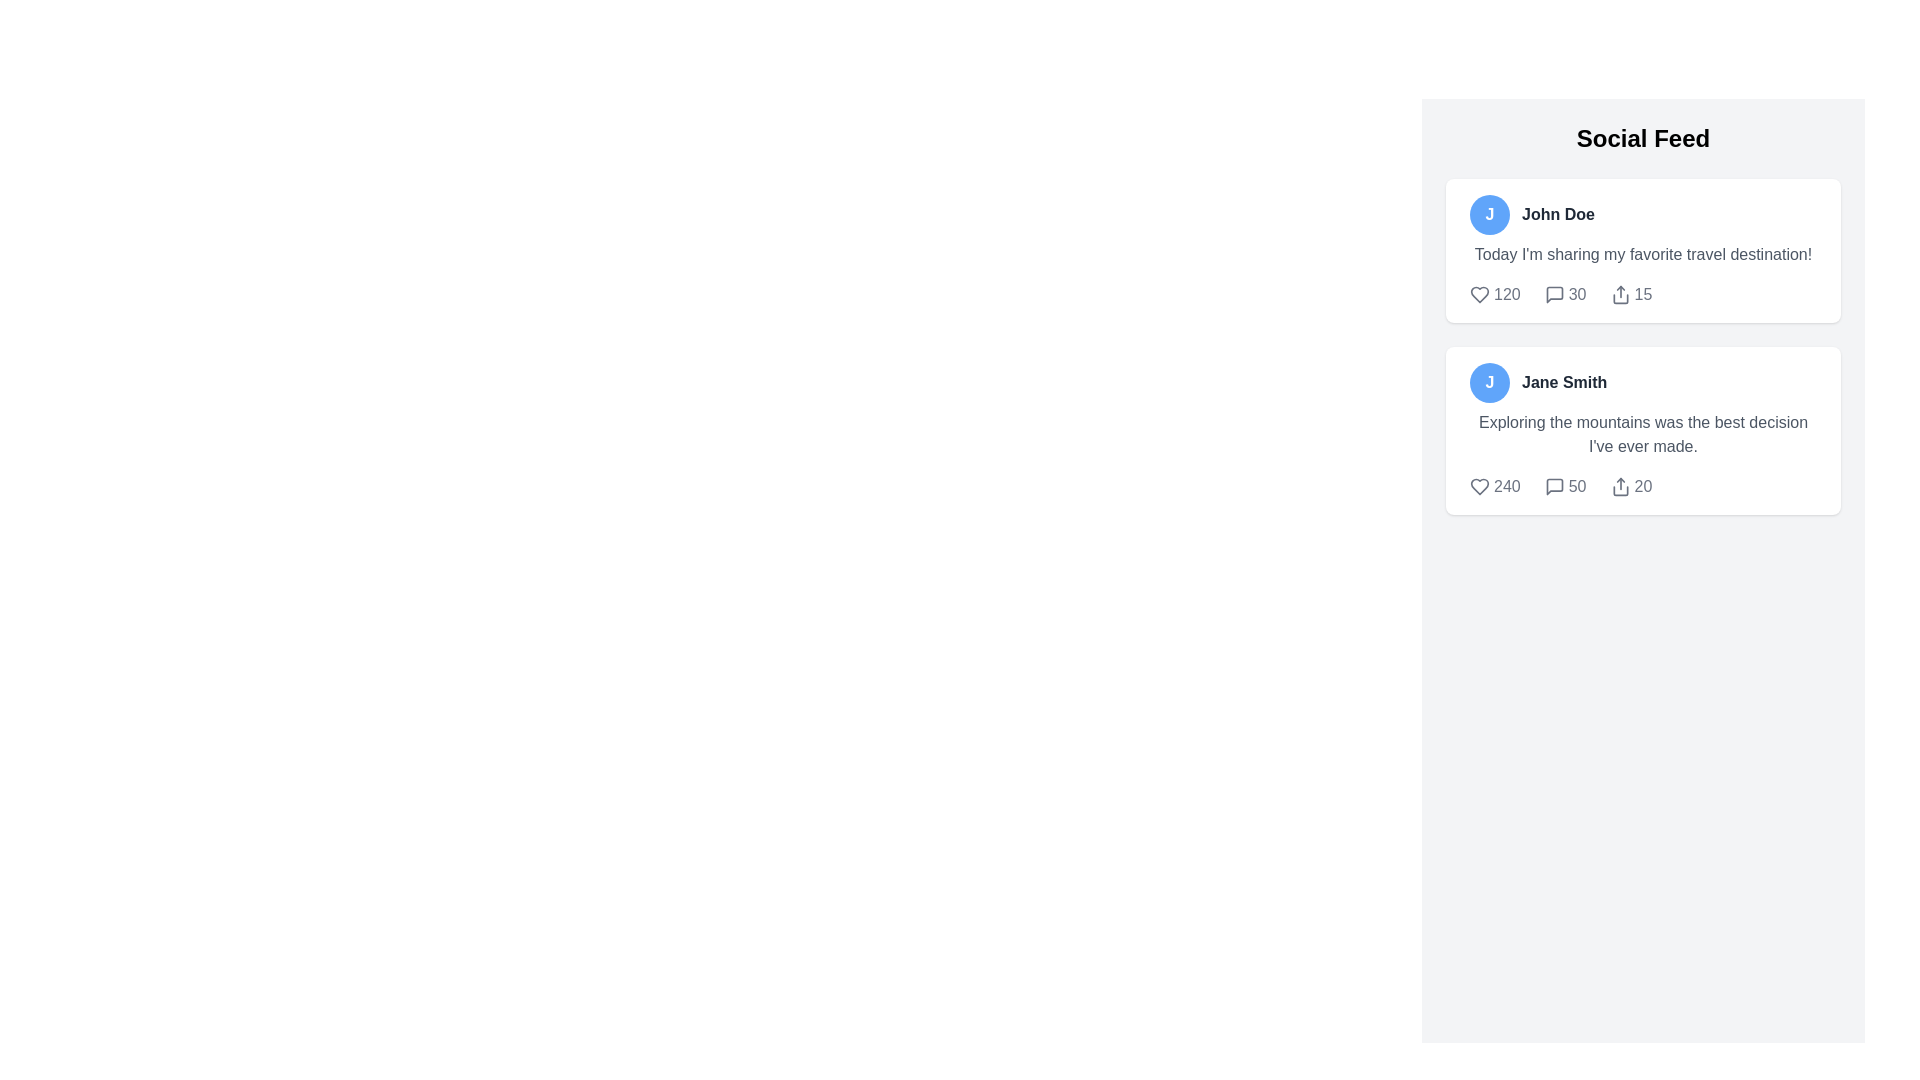 This screenshot has height=1080, width=1920. What do you see at coordinates (1631, 486) in the screenshot?
I see `the numeric indicator displaying '20' which is part of a row of interactive components in a social media feed, located at the bottom-right portion of the second post` at bounding box center [1631, 486].